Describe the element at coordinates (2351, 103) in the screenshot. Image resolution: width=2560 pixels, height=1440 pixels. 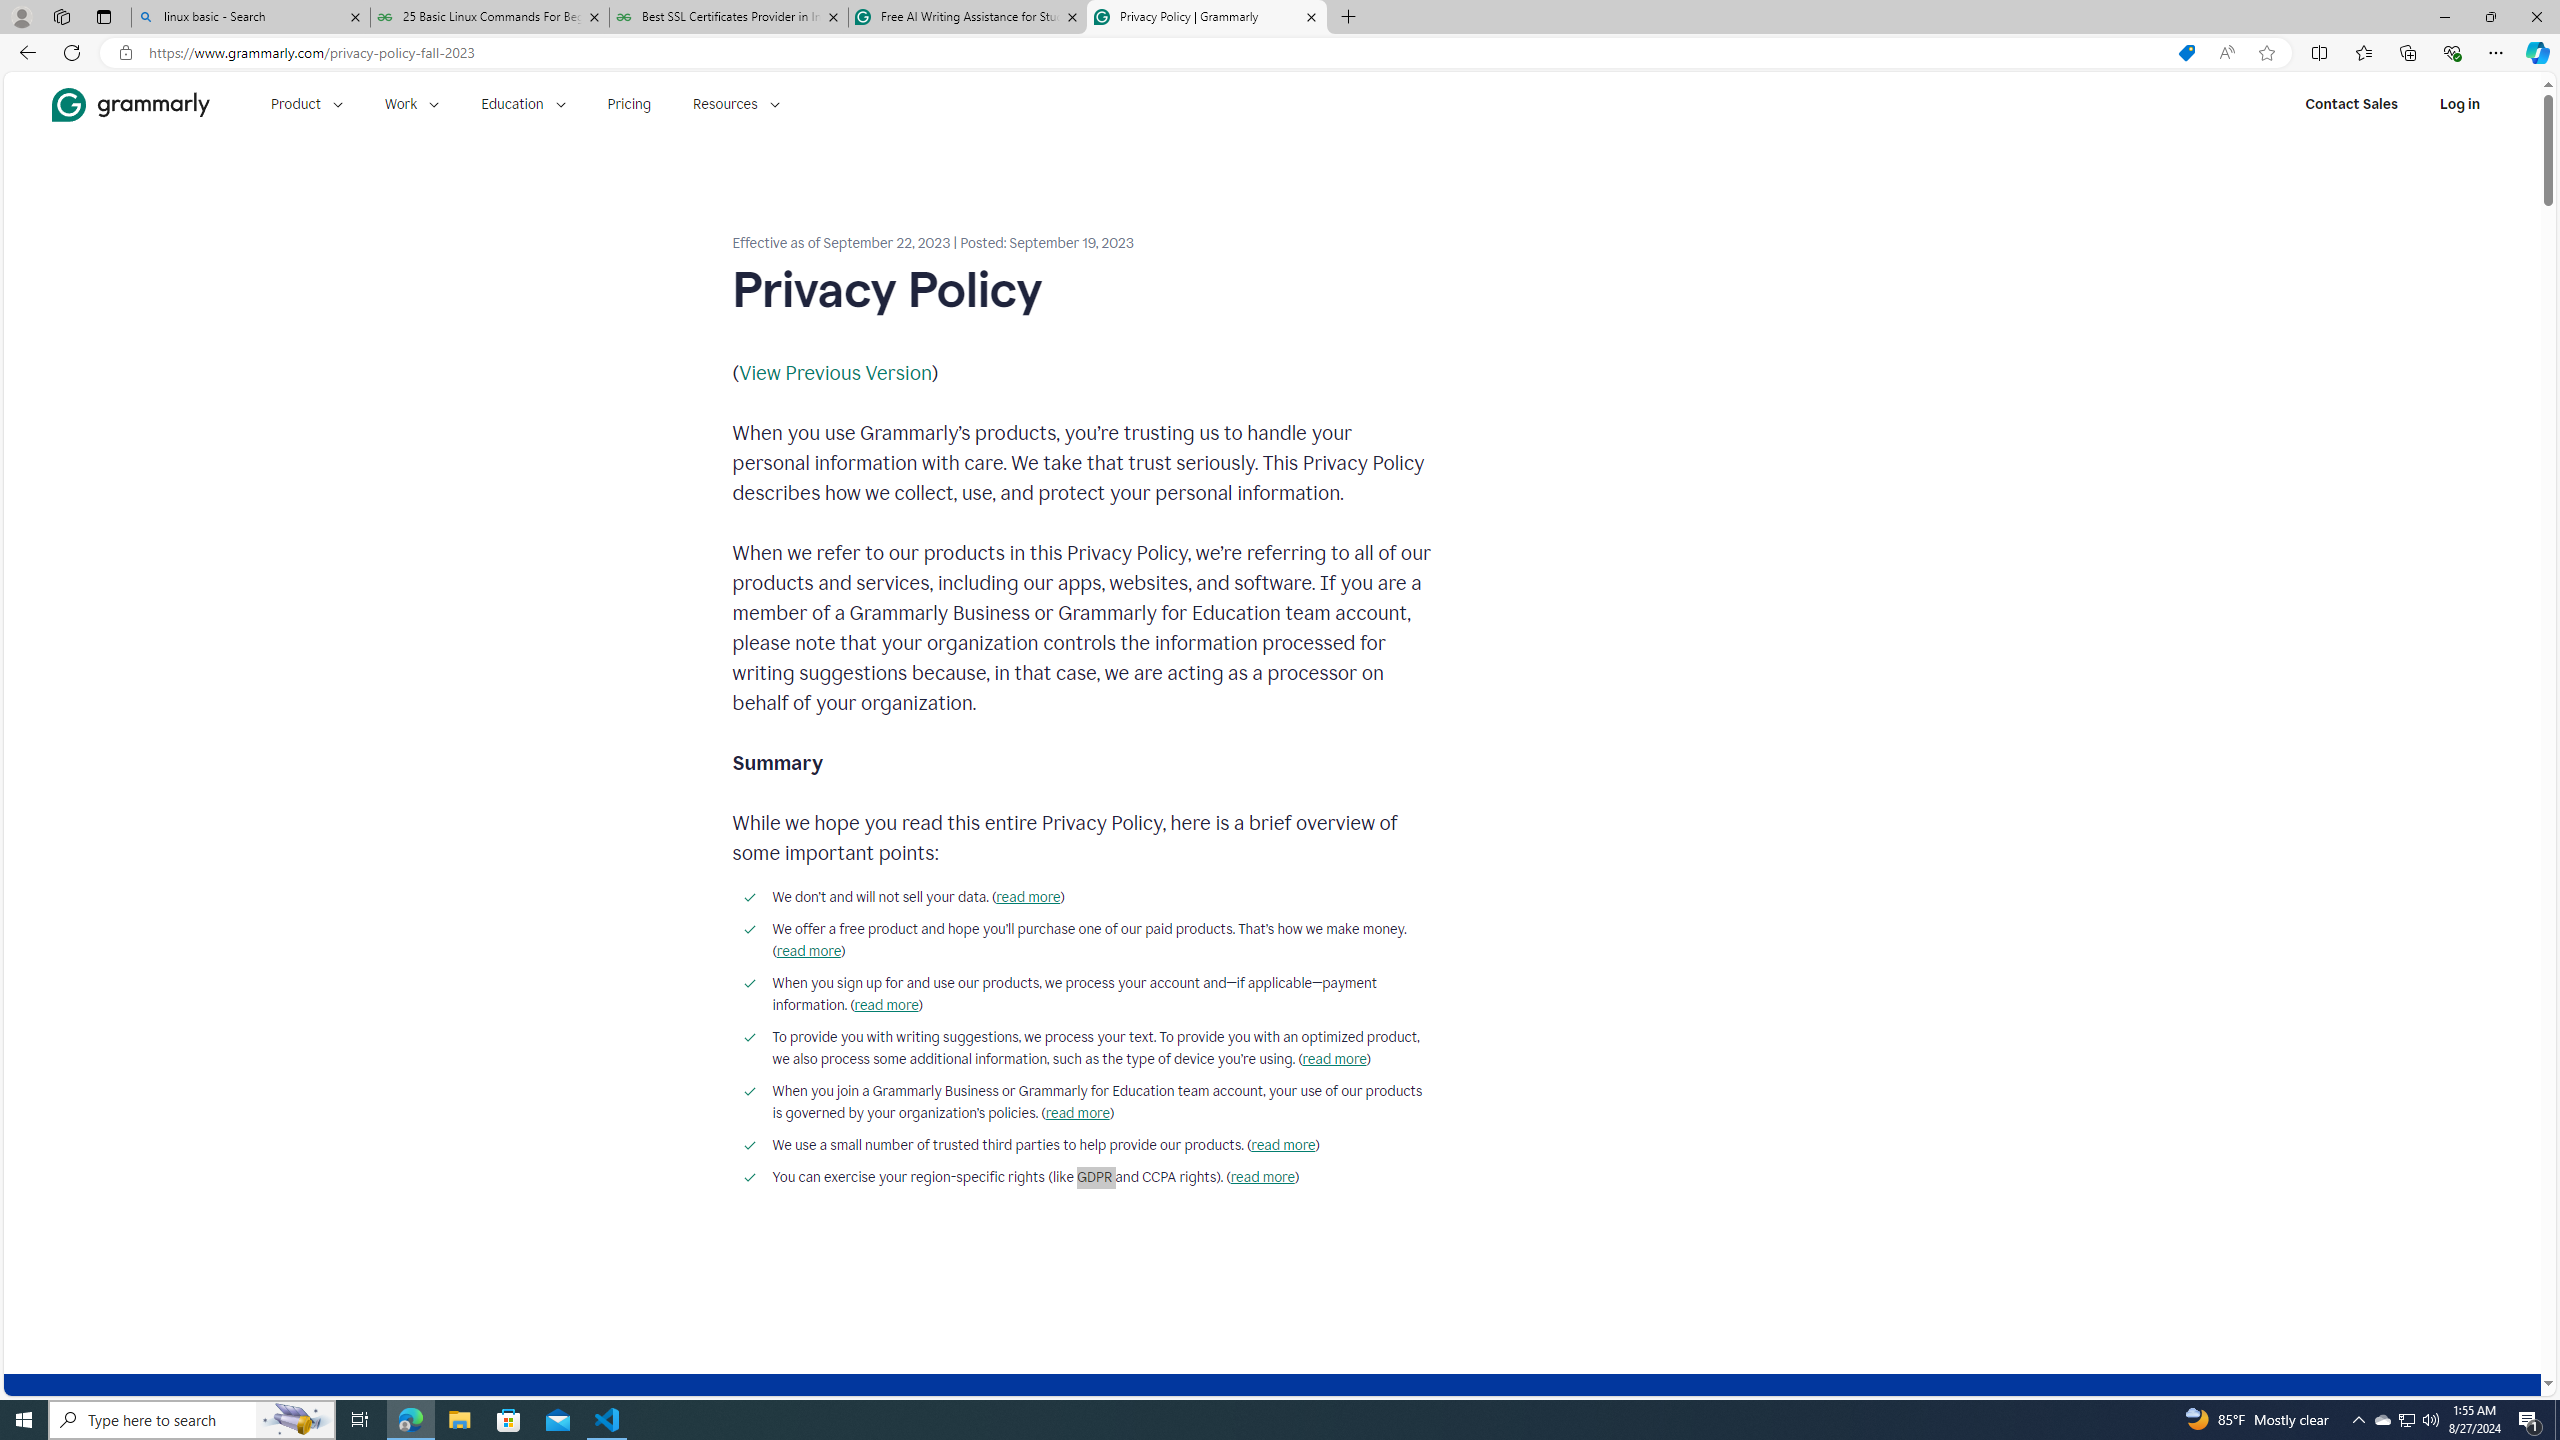
I see `'Contact Sales'` at that location.